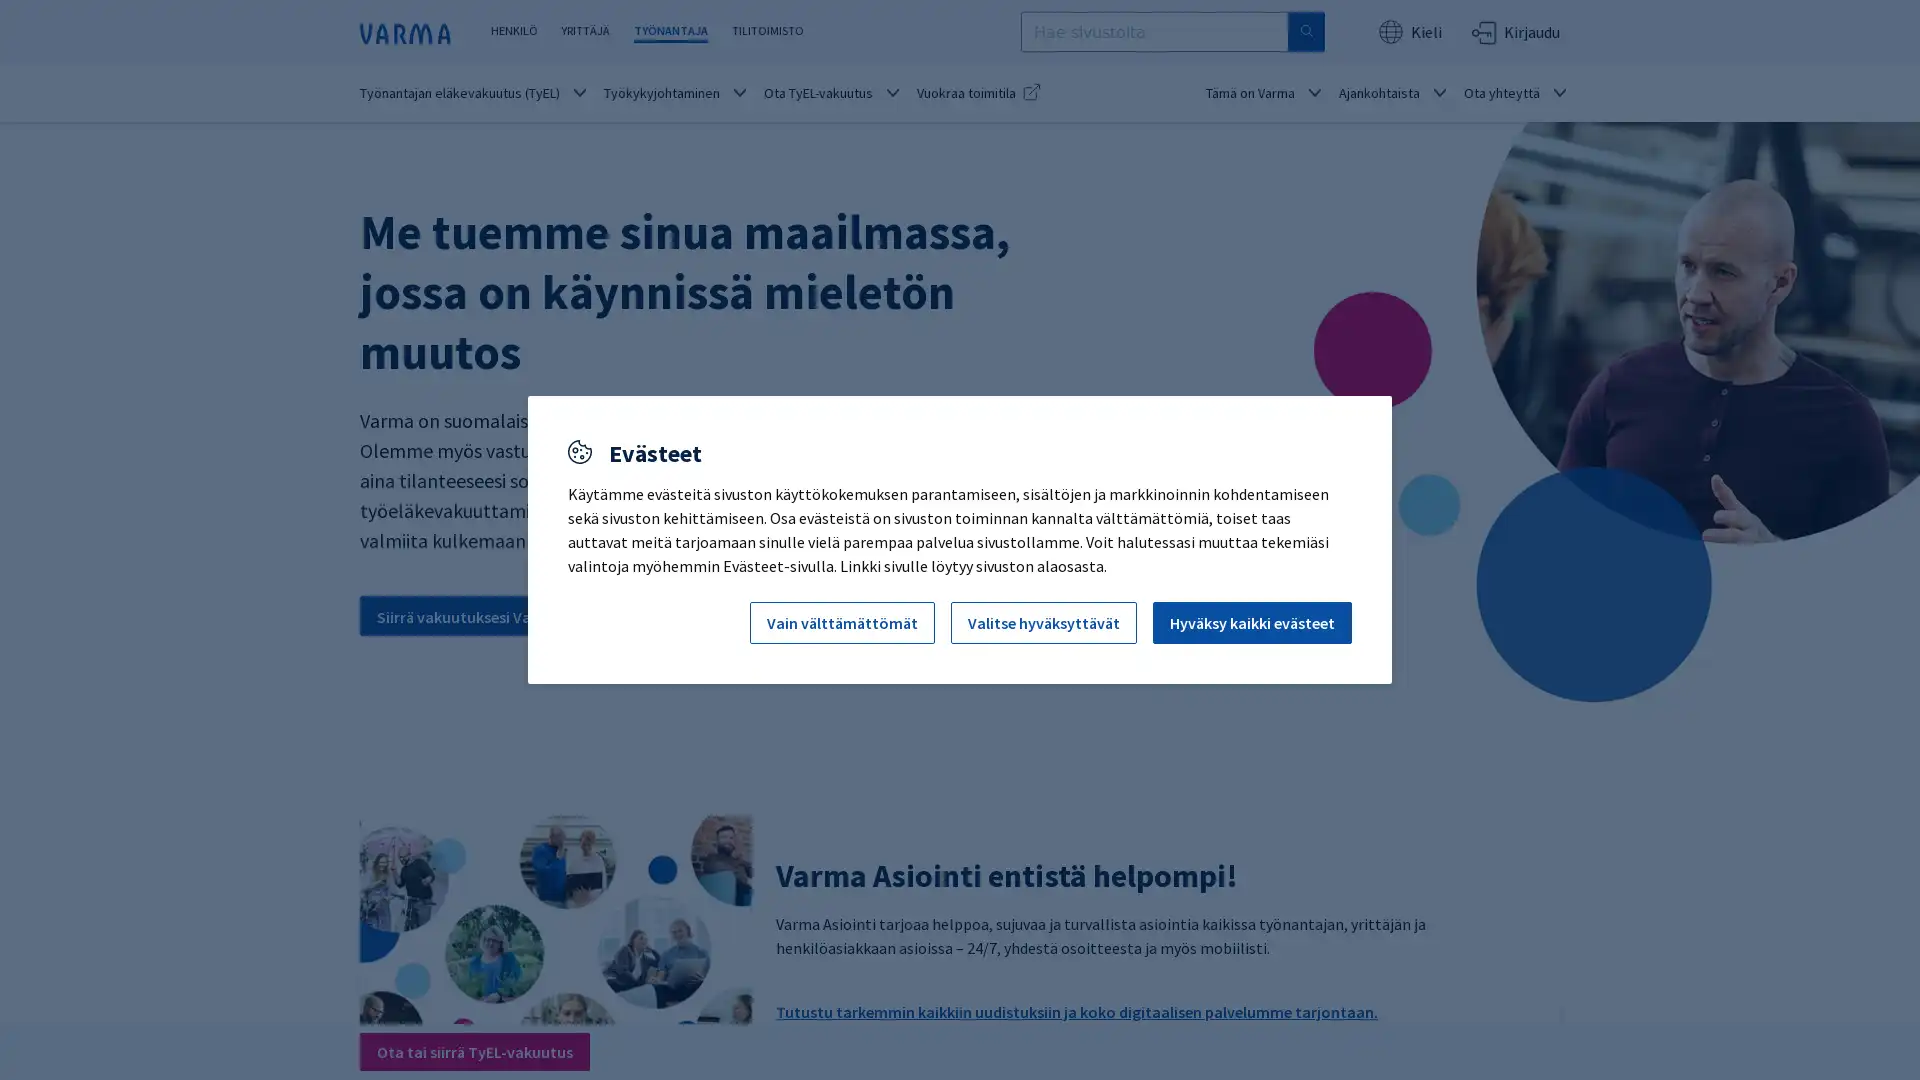 Image resolution: width=1920 pixels, height=1080 pixels. What do you see at coordinates (1306, 31) in the screenshot?
I see `Hae sivustolta` at bounding box center [1306, 31].